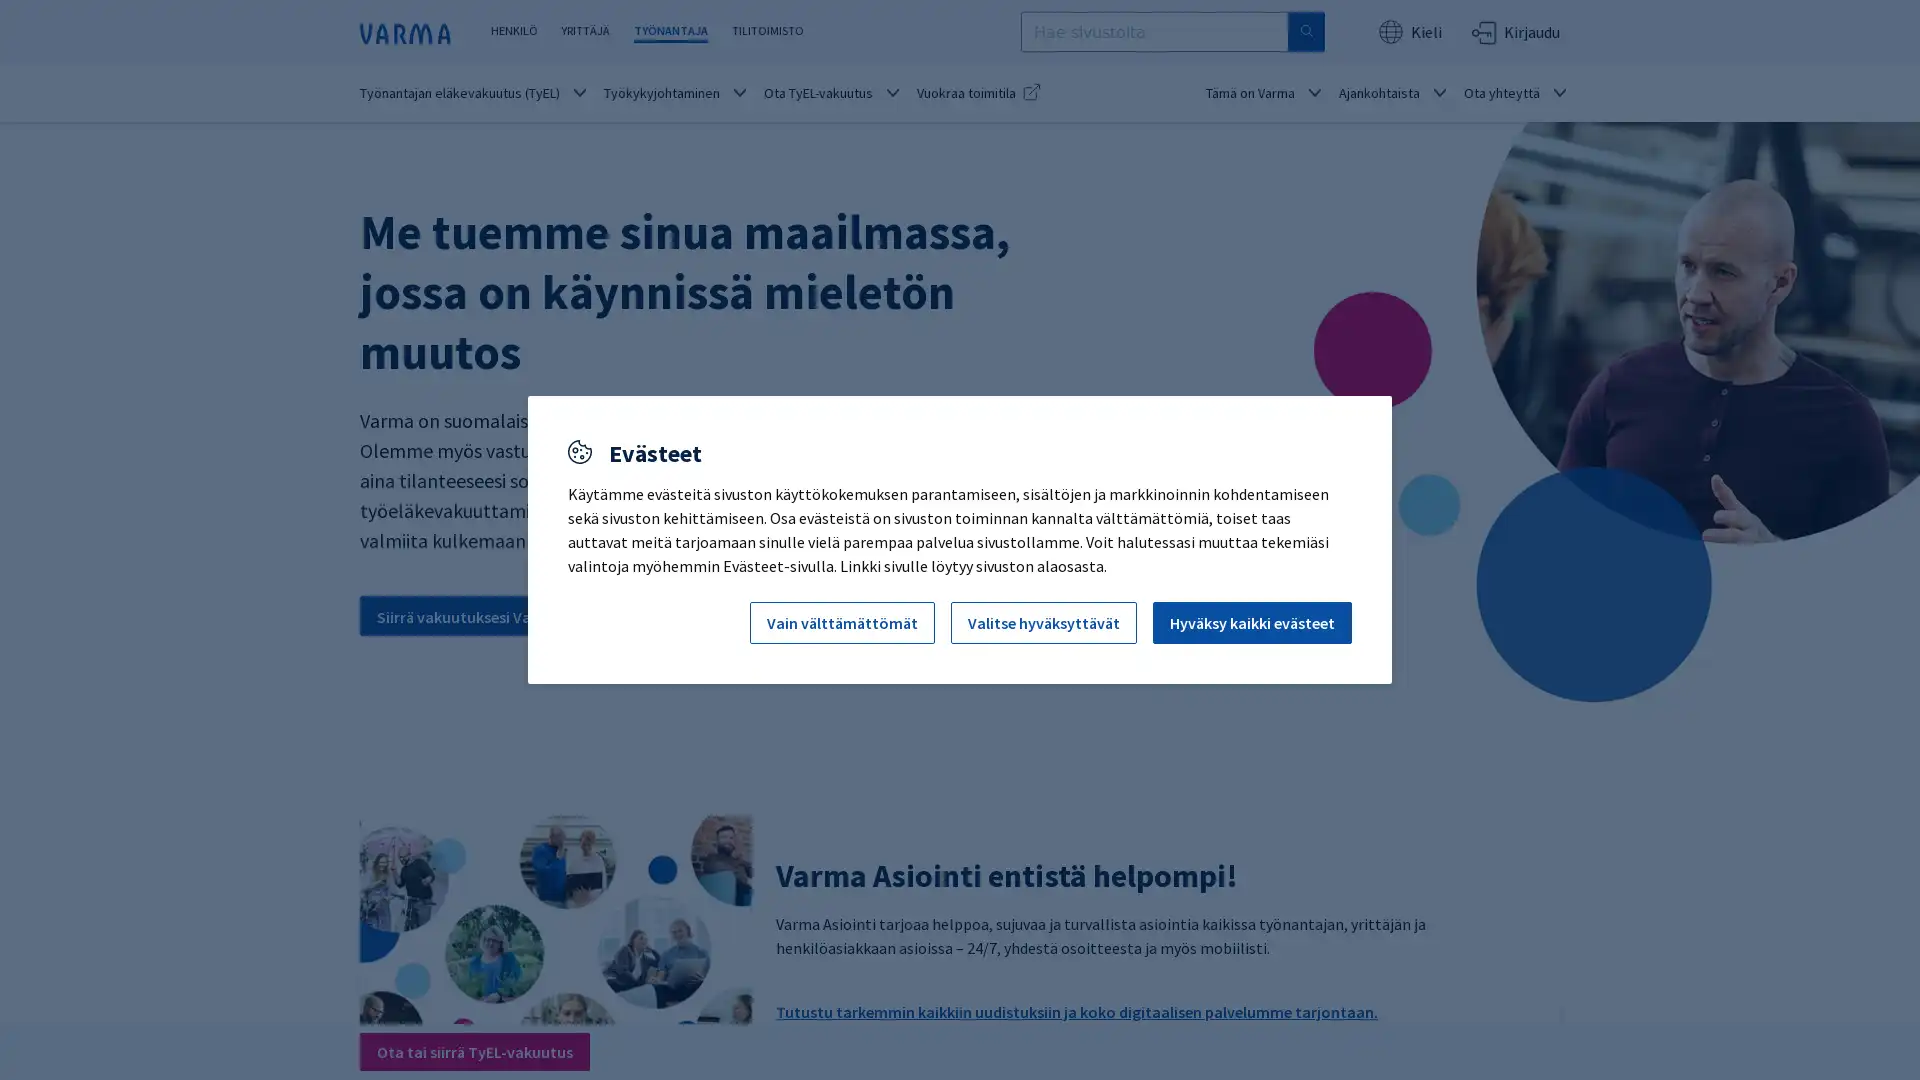 Image resolution: width=1920 pixels, height=1080 pixels. What do you see at coordinates (1306, 31) in the screenshot?
I see `Hae sivustolta` at bounding box center [1306, 31].